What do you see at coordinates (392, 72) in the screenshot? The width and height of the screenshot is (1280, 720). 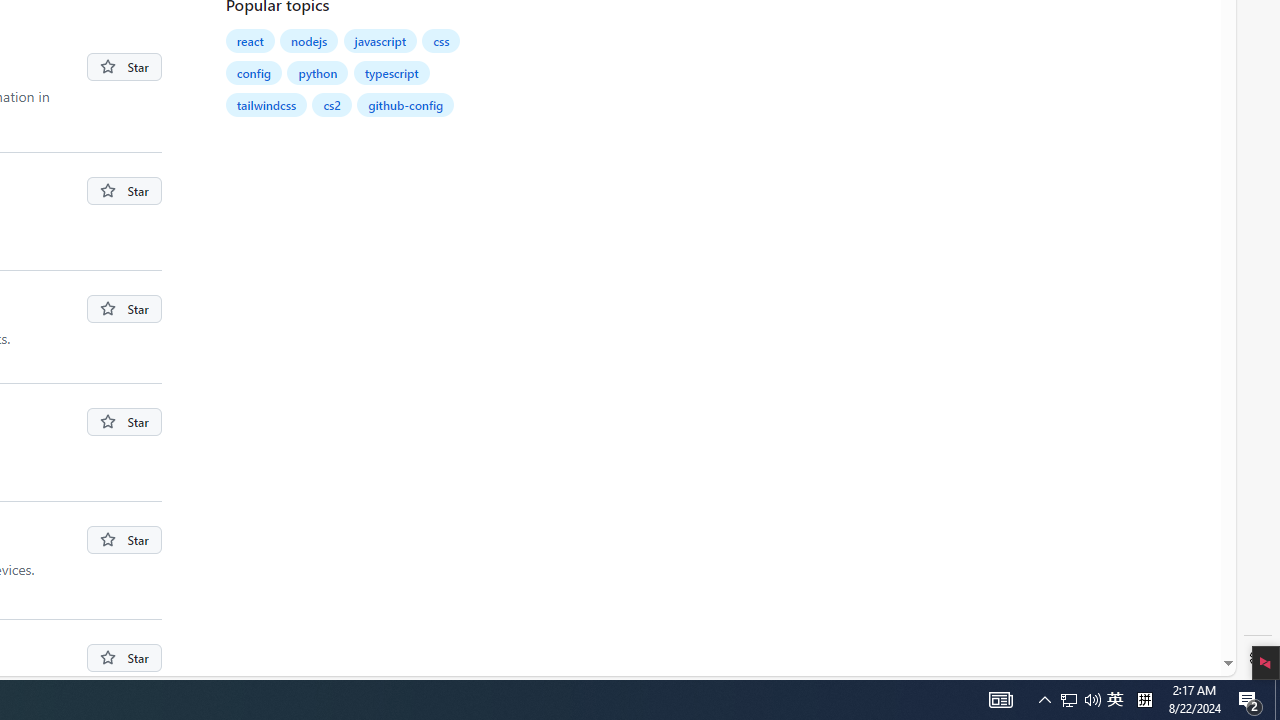 I see `'typescript'` at bounding box center [392, 72].